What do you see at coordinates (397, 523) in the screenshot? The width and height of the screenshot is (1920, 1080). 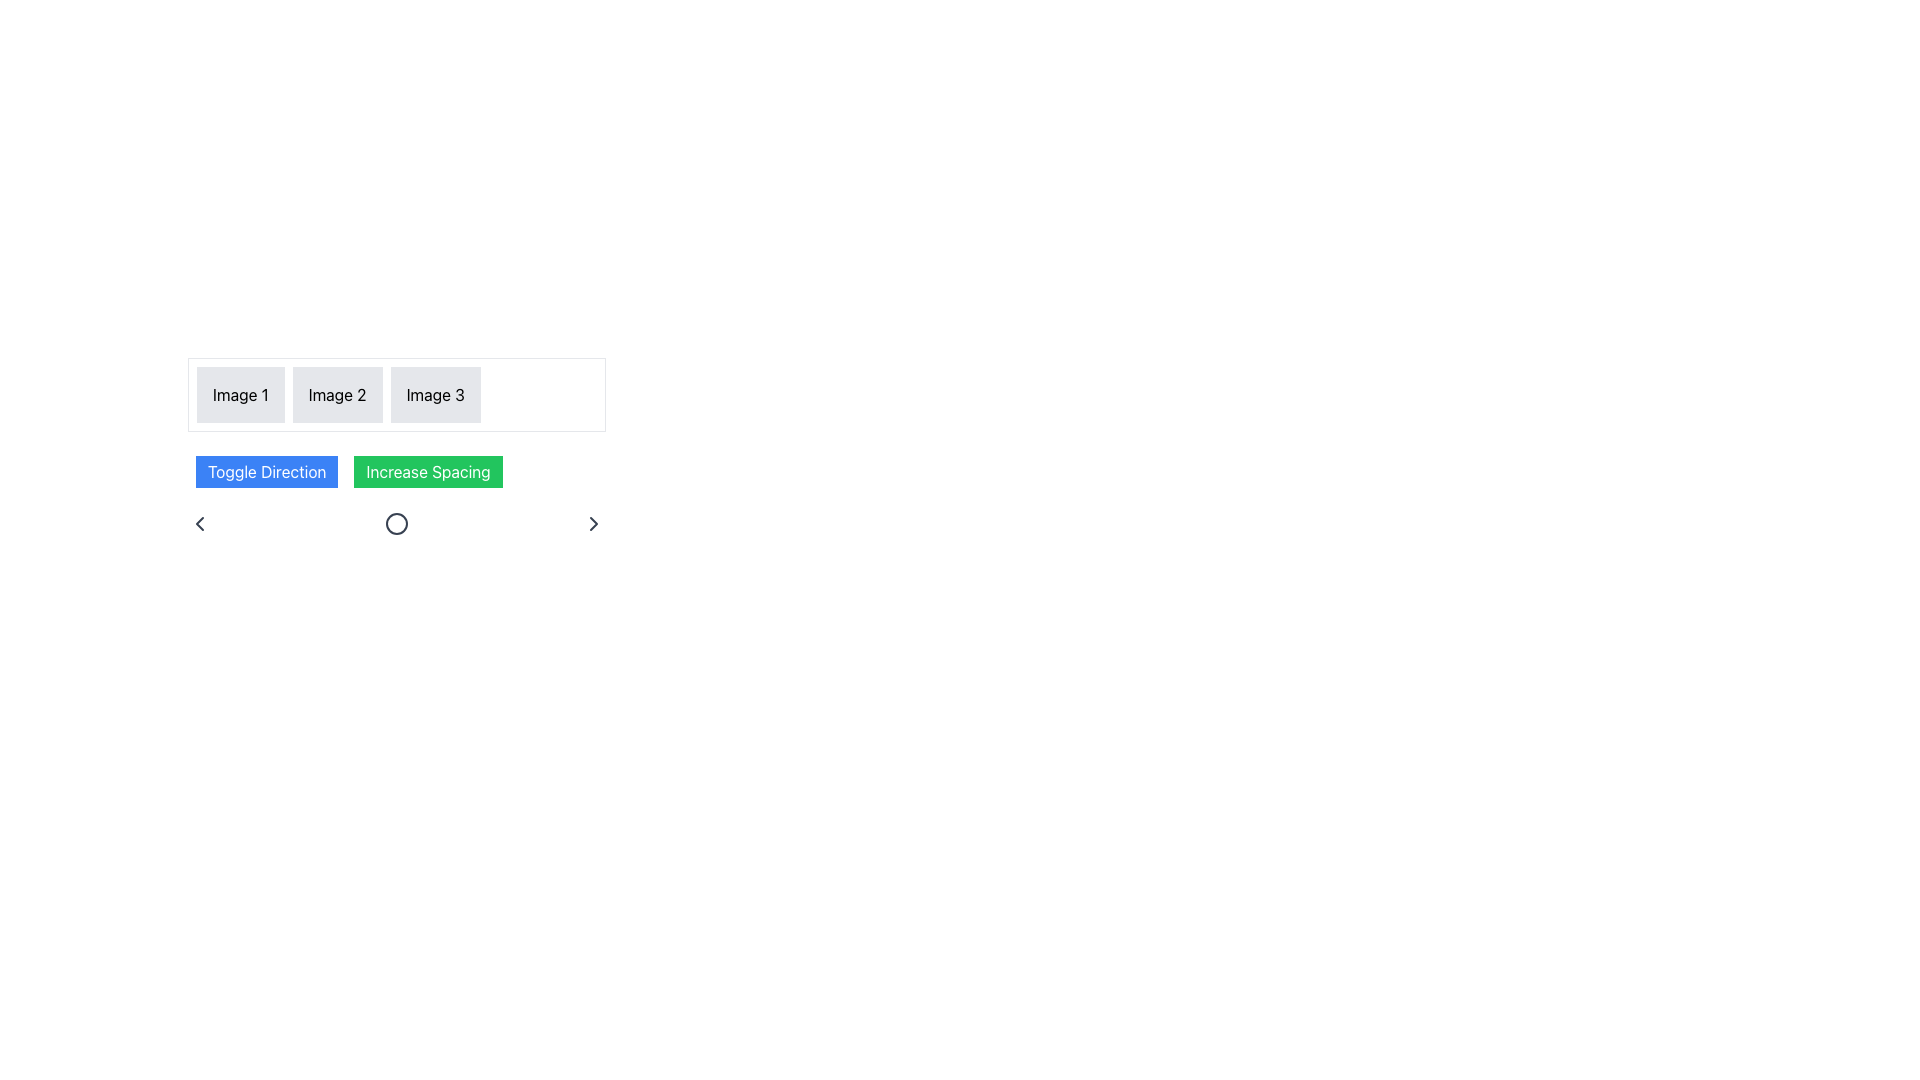 I see `the circular icon with a thin, dark border and transparent fill, located between the left and right arrow icons` at bounding box center [397, 523].